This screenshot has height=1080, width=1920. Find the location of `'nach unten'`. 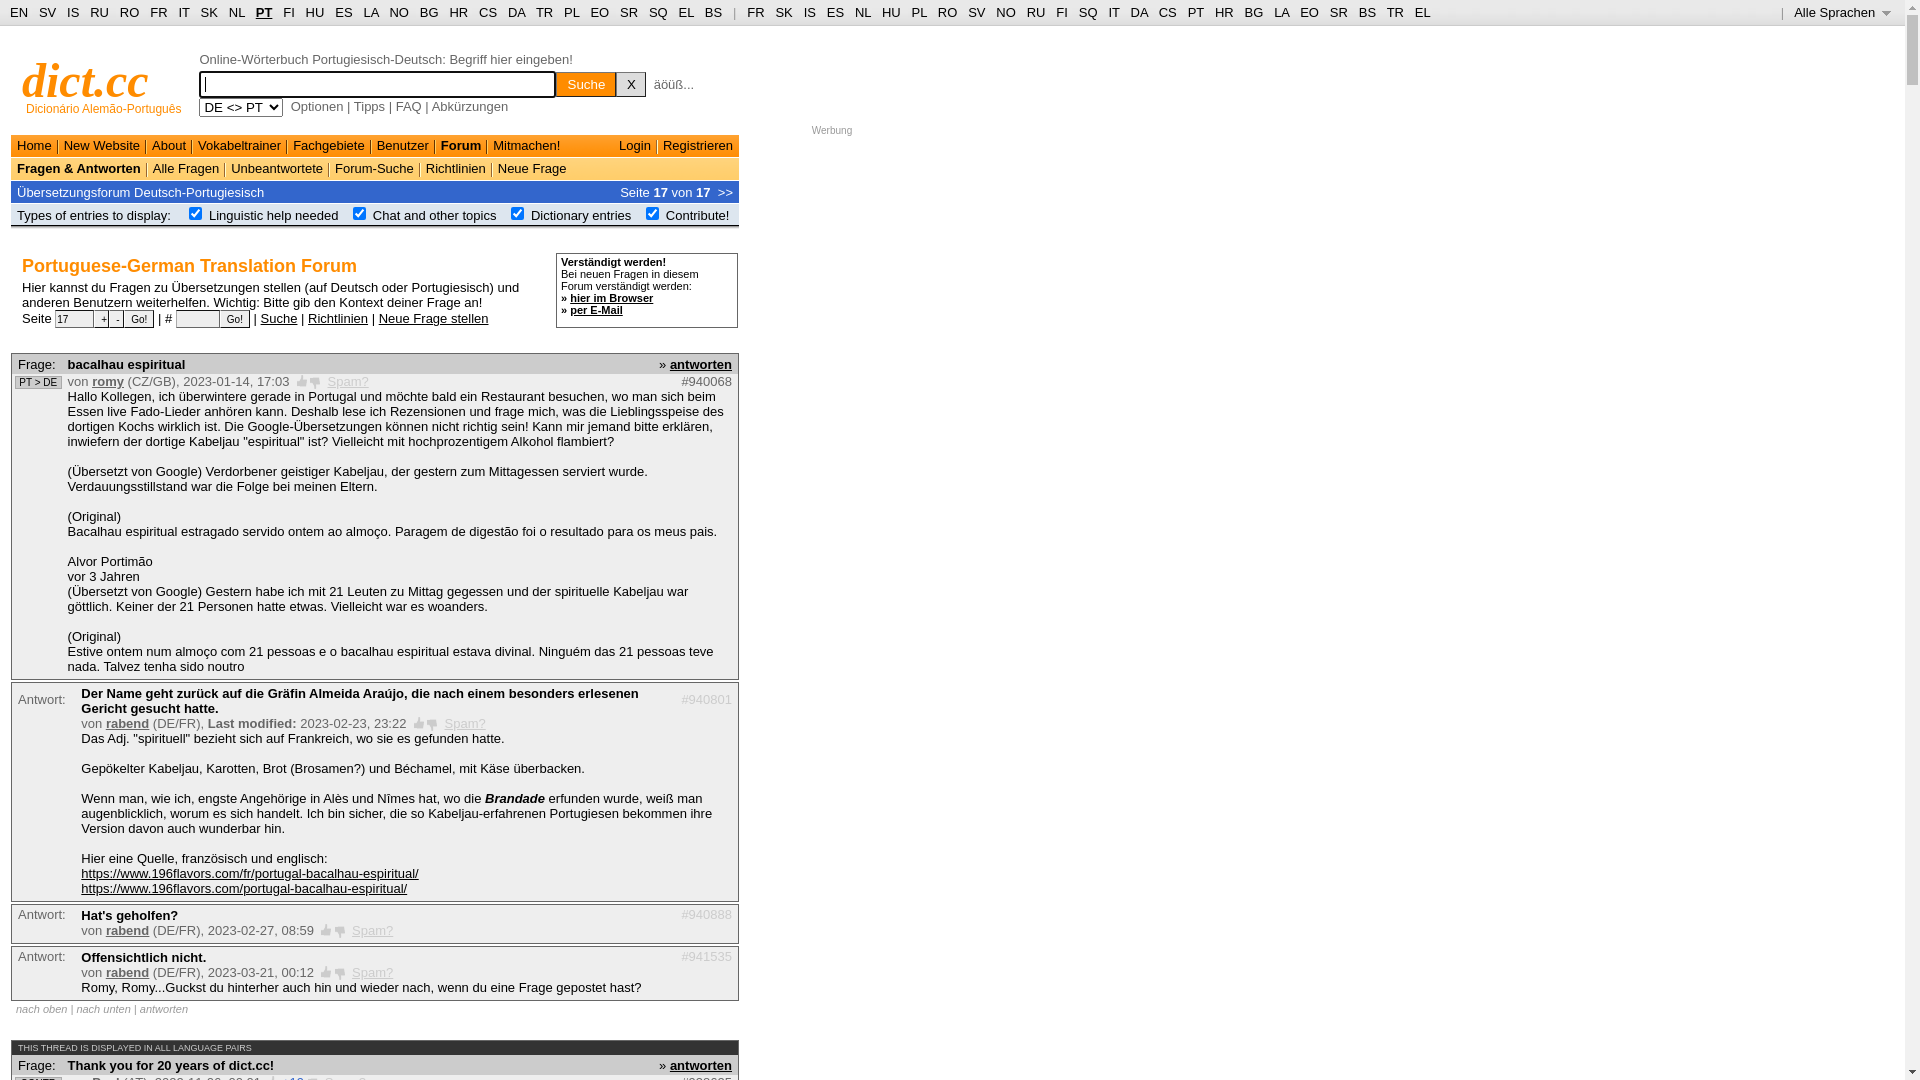

'nach unten' is located at coordinates (76, 1009).